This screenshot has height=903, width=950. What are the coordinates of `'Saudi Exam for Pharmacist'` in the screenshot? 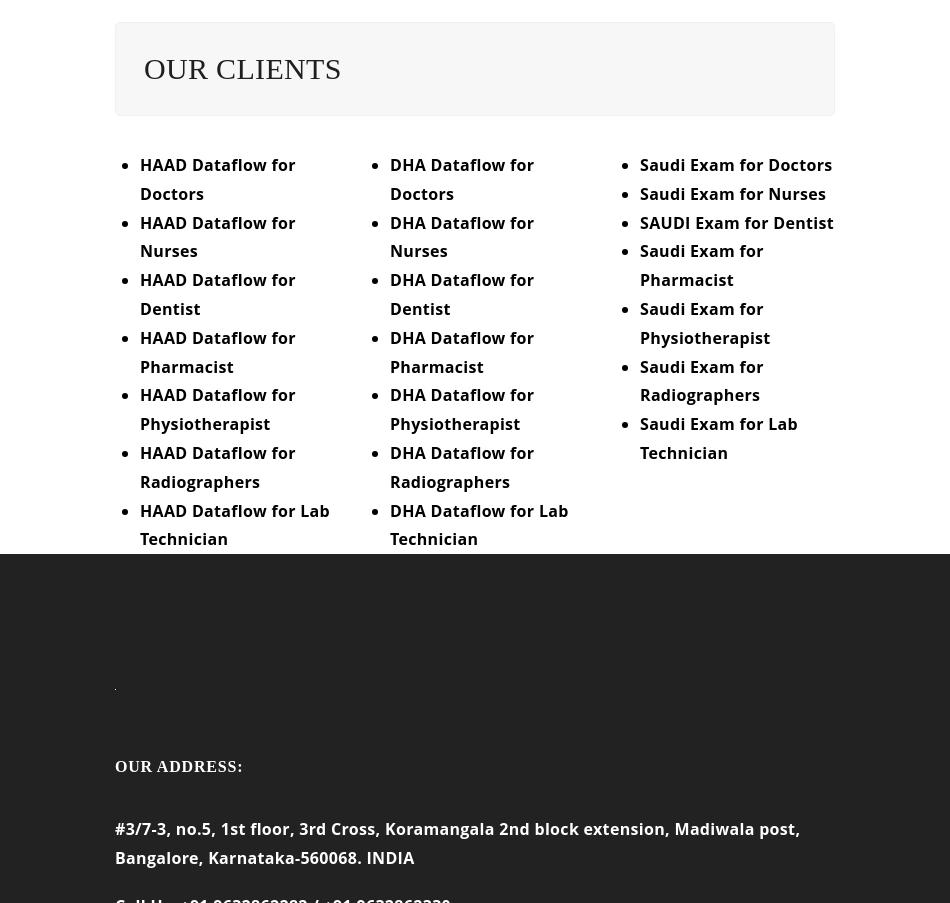 It's located at (701, 277).